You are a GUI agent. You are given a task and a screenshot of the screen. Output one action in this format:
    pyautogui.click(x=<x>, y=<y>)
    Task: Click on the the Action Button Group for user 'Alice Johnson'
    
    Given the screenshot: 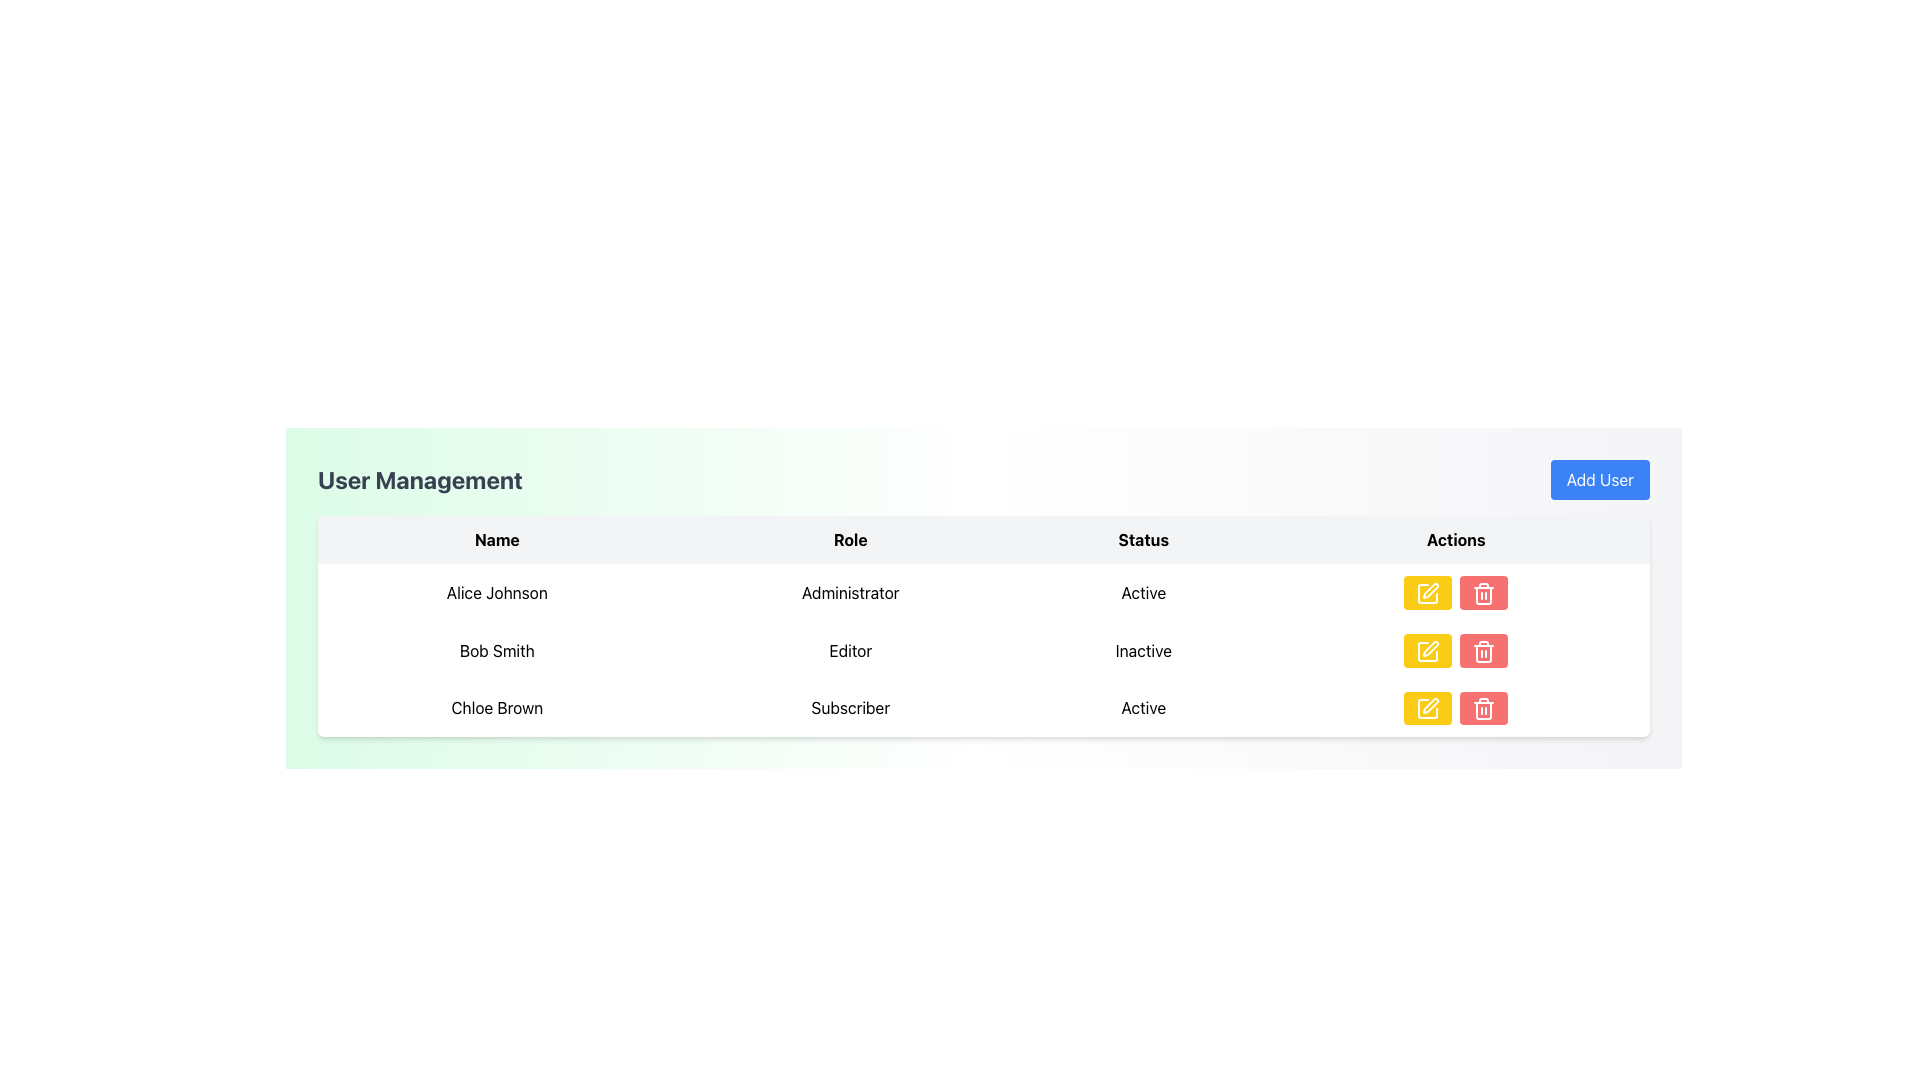 What is the action you would take?
    pyautogui.click(x=1456, y=591)
    